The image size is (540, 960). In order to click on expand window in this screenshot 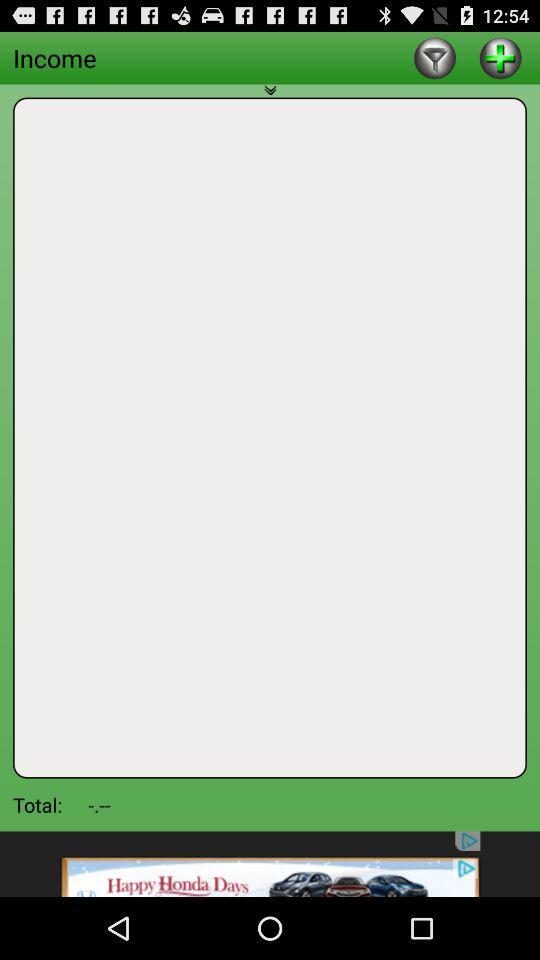, I will do `click(270, 95)`.